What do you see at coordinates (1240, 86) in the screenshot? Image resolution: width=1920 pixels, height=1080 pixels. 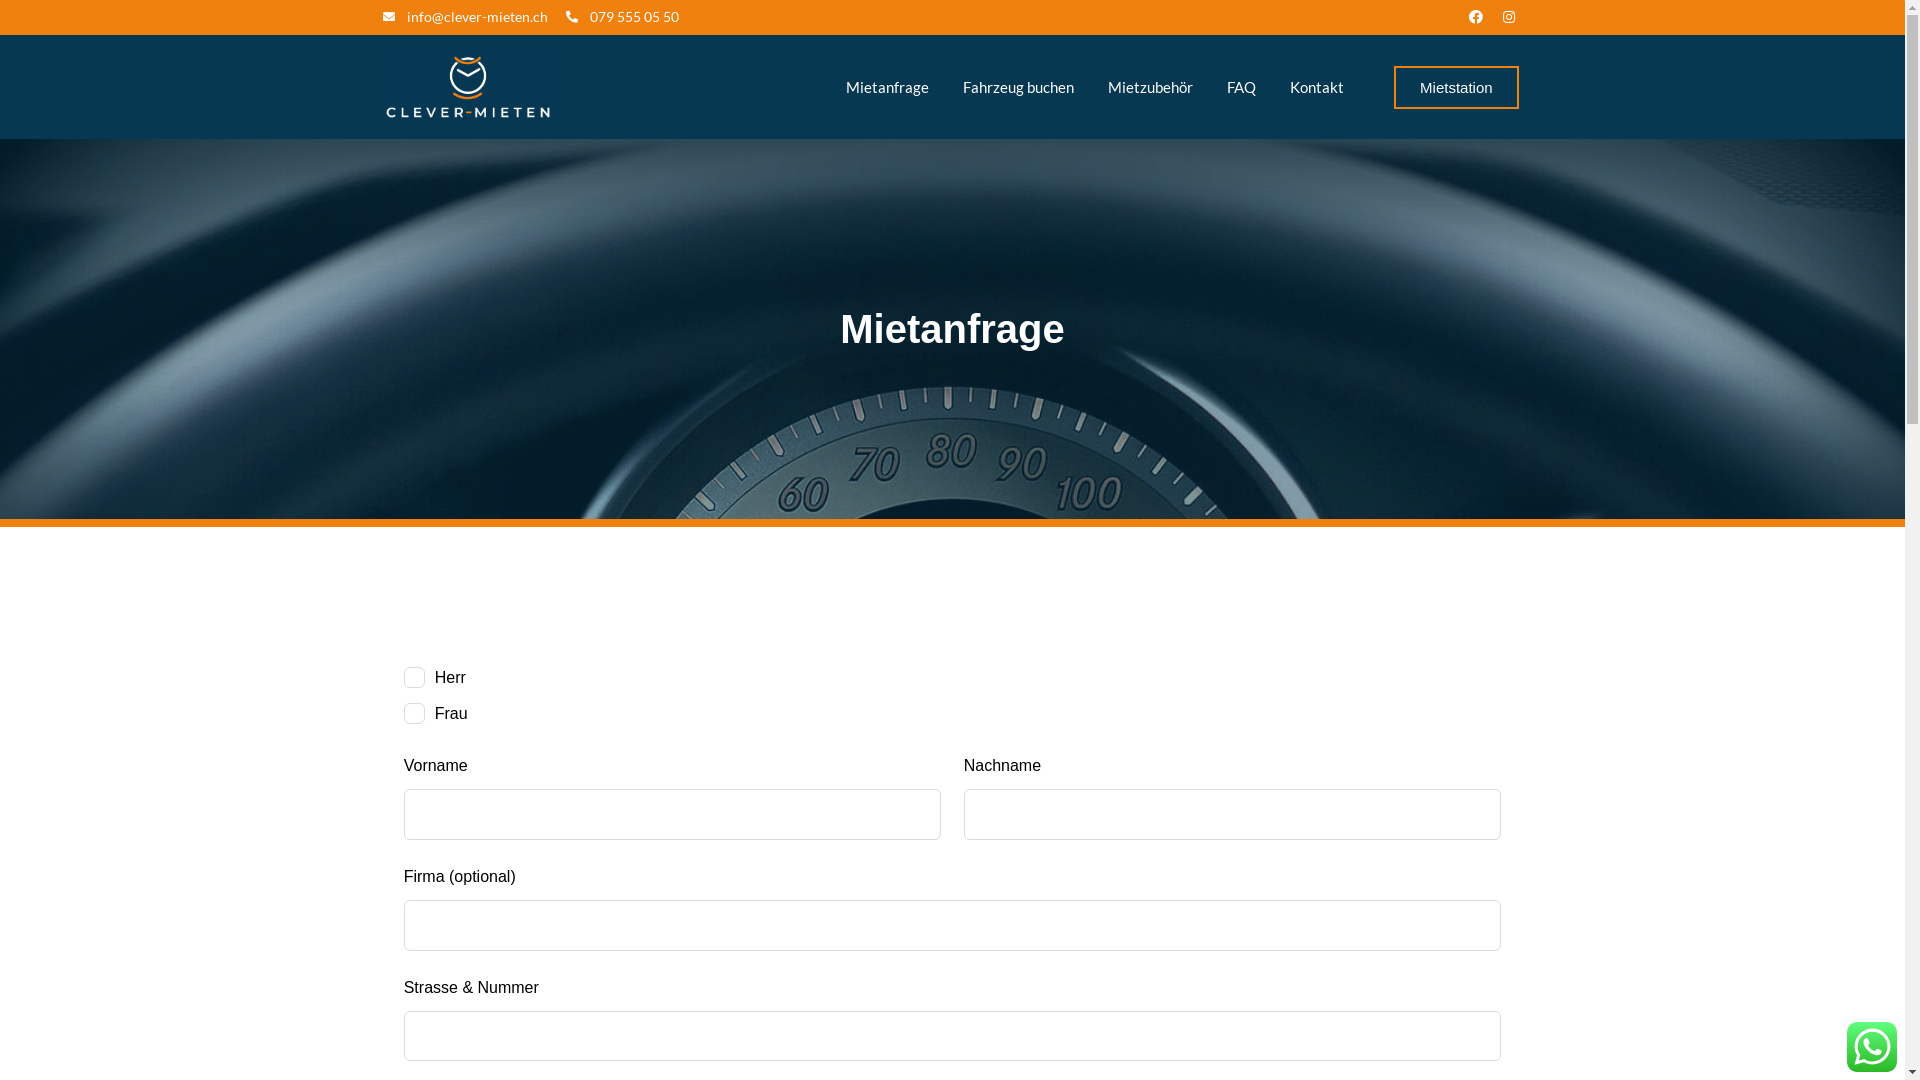 I see `'FAQ'` at bounding box center [1240, 86].